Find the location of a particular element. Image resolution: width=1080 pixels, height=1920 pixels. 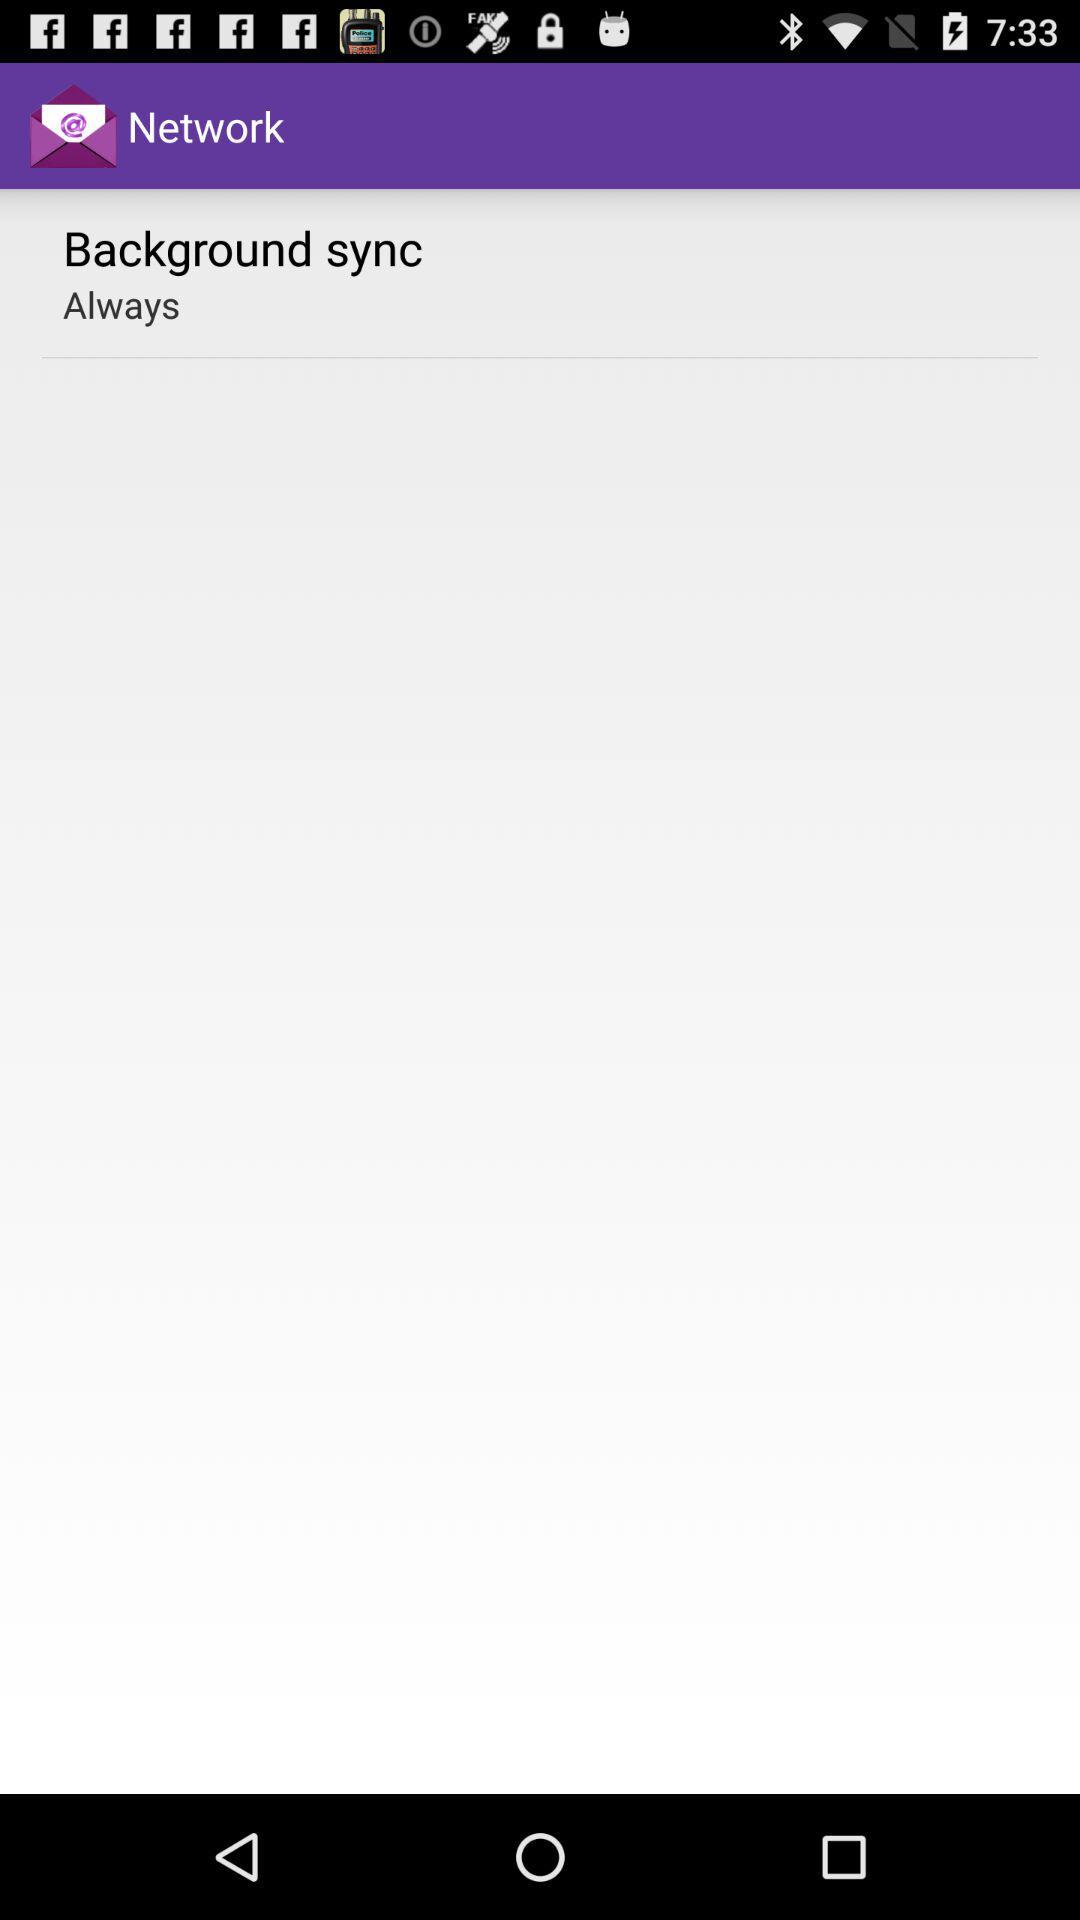

the app above the always is located at coordinates (242, 246).